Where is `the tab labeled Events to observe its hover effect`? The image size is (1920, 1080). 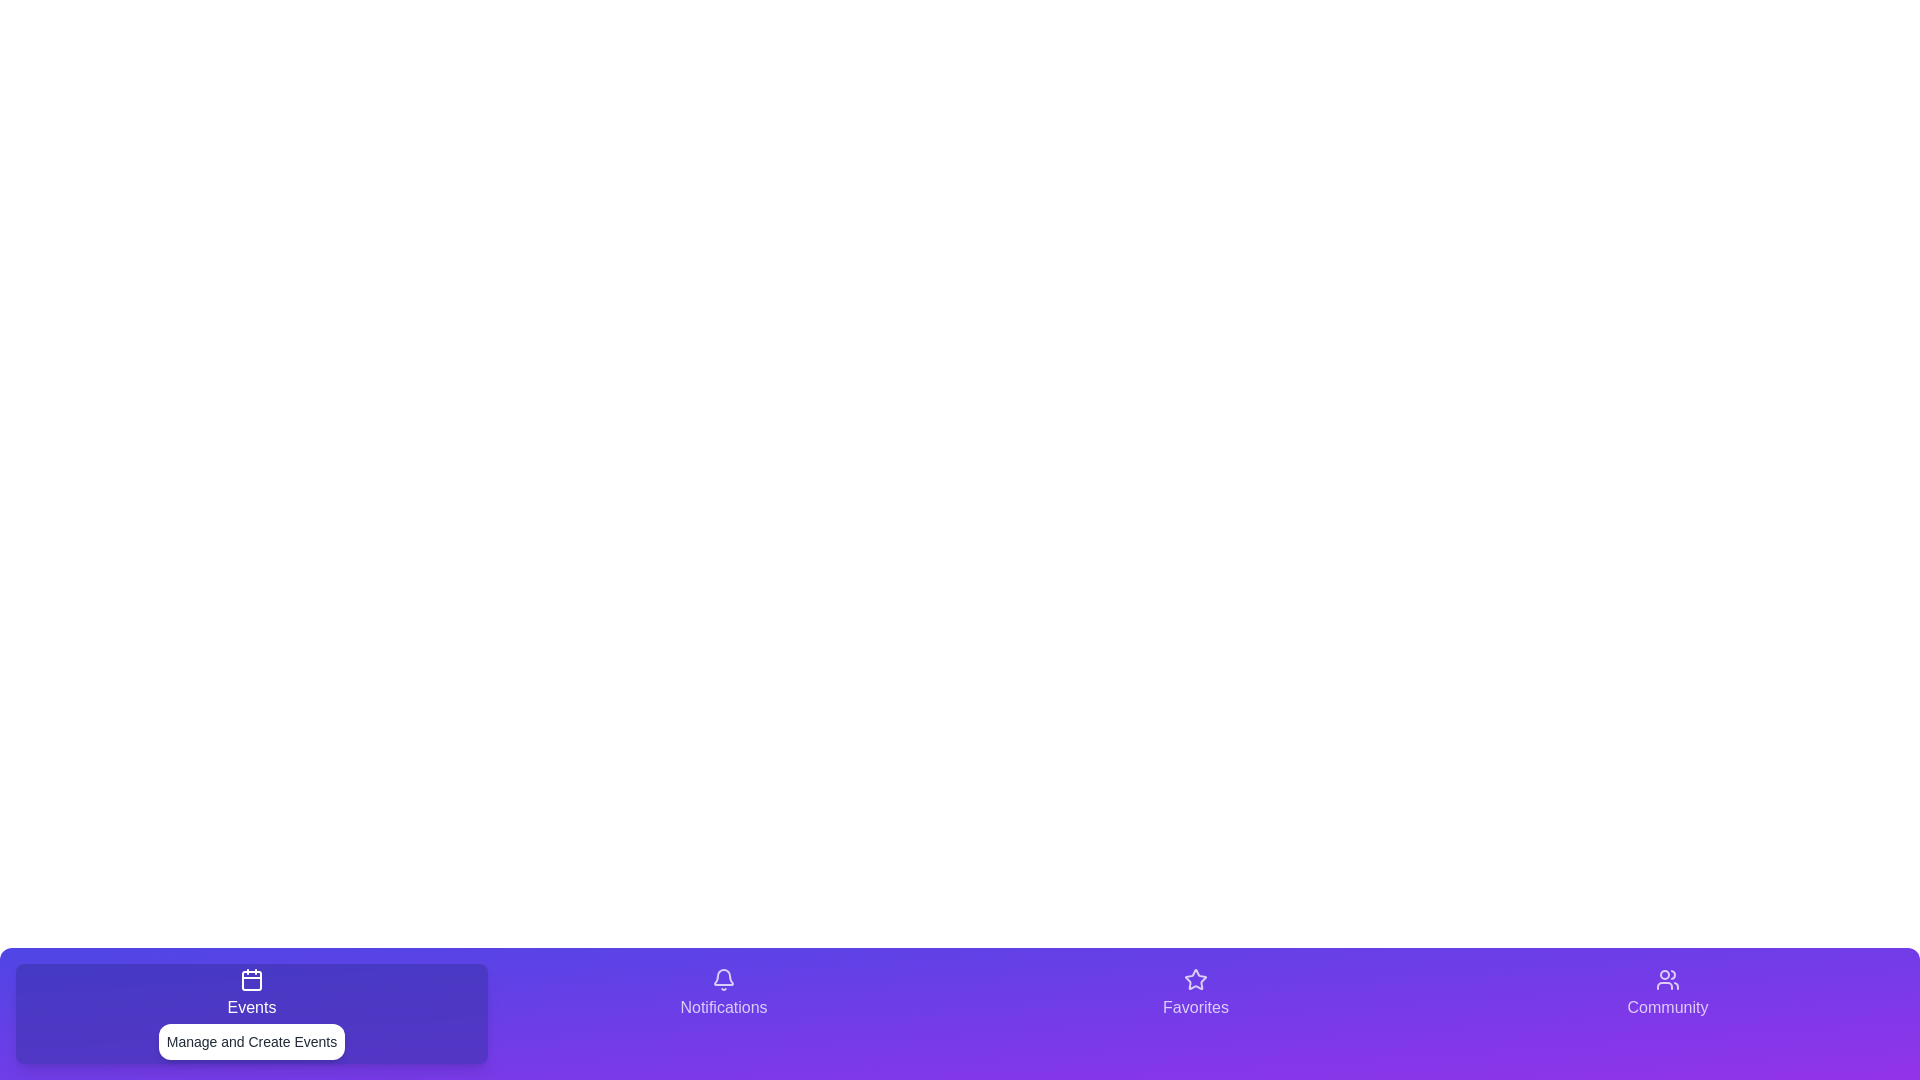
the tab labeled Events to observe its hover effect is located at coordinates (251, 1014).